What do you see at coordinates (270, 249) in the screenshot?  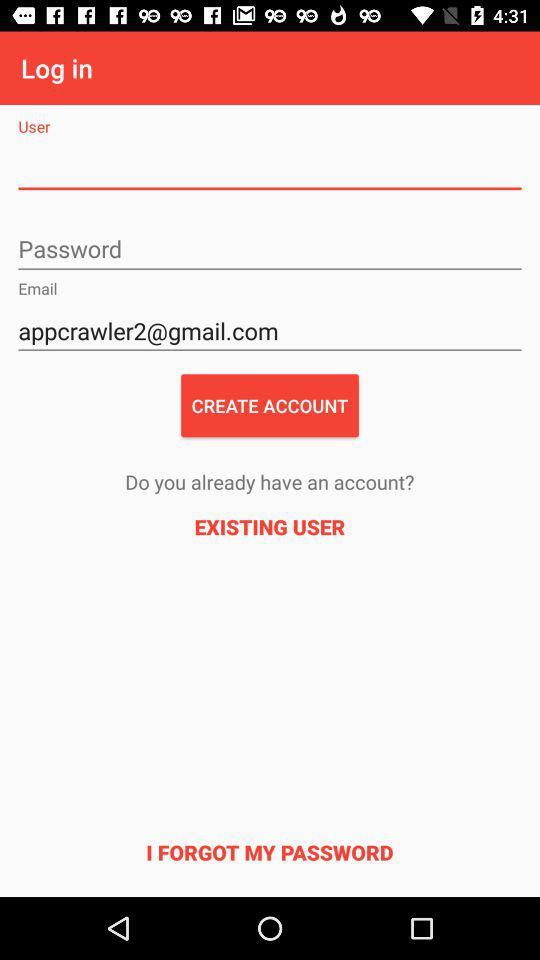 I see `enter` at bounding box center [270, 249].